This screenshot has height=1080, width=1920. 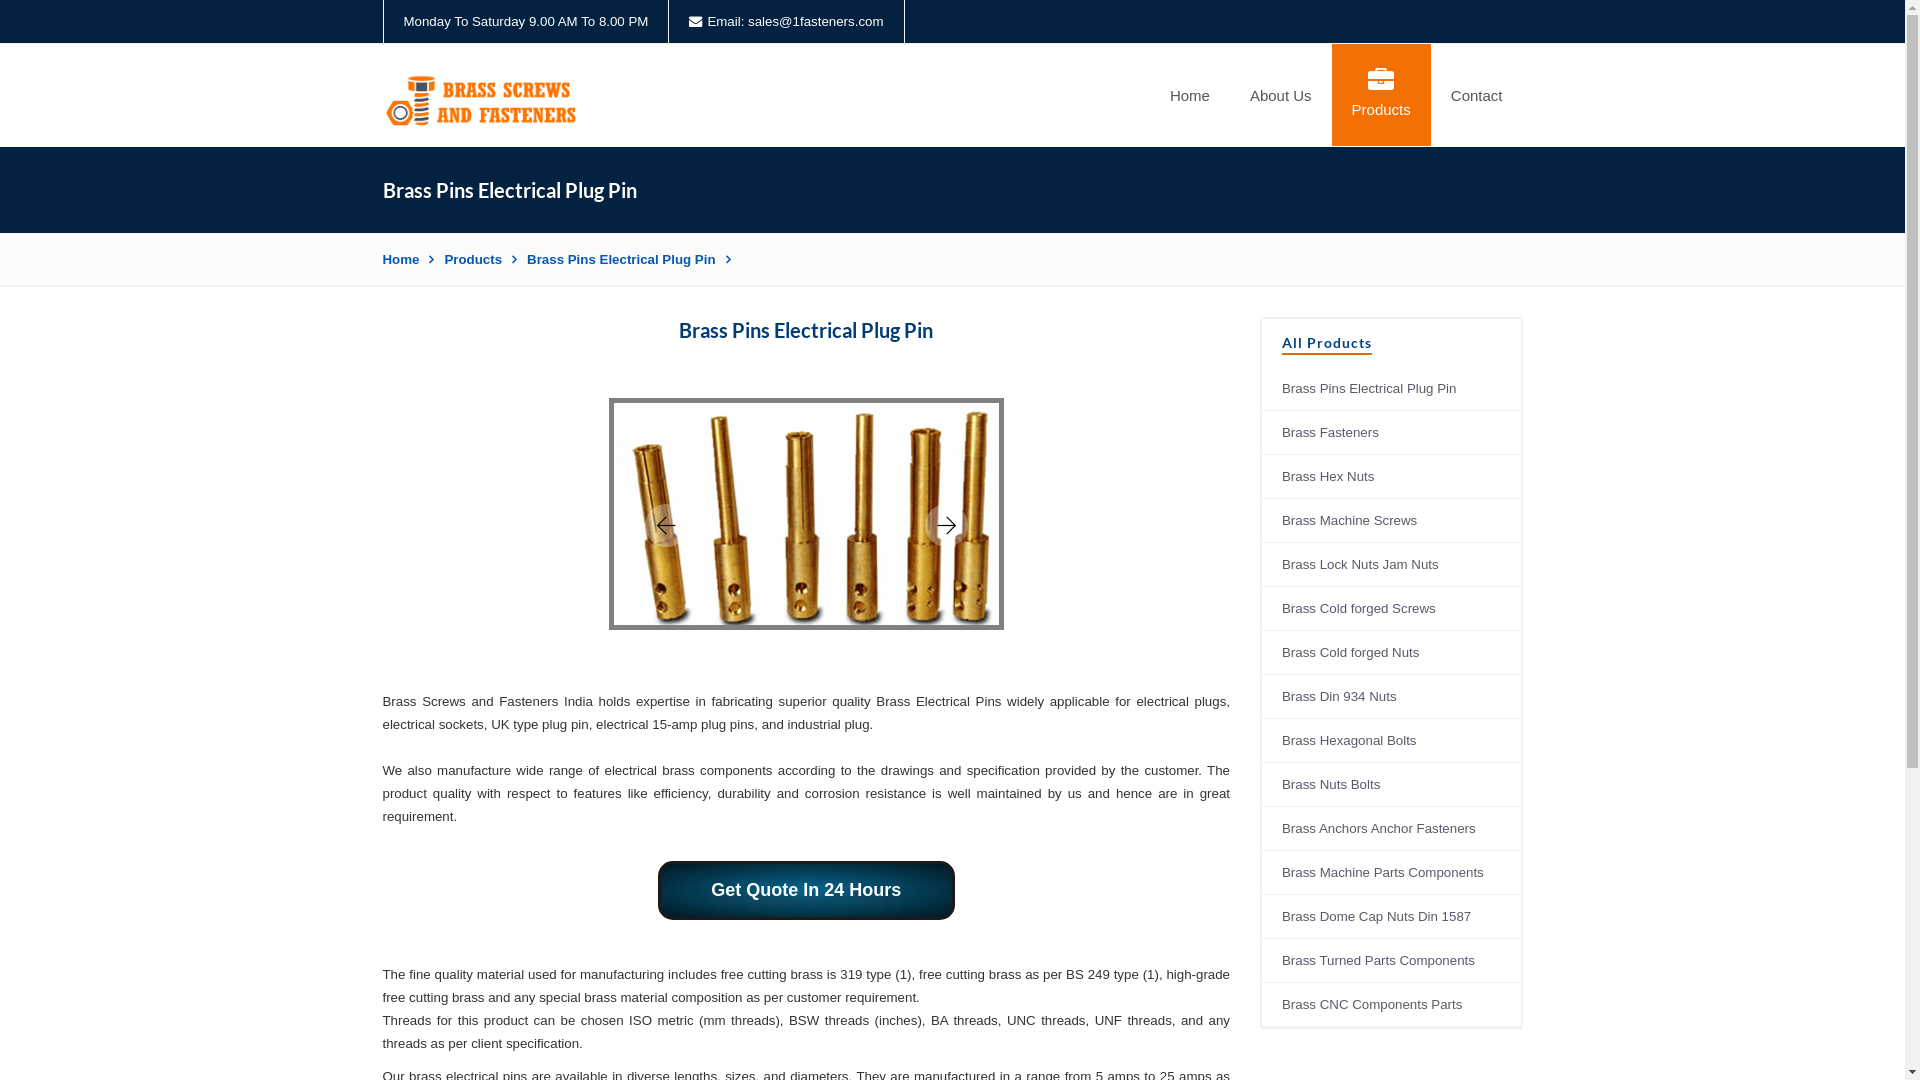 What do you see at coordinates (815, 21) in the screenshot?
I see `'sales@1fasteners.com'` at bounding box center [815, 21].